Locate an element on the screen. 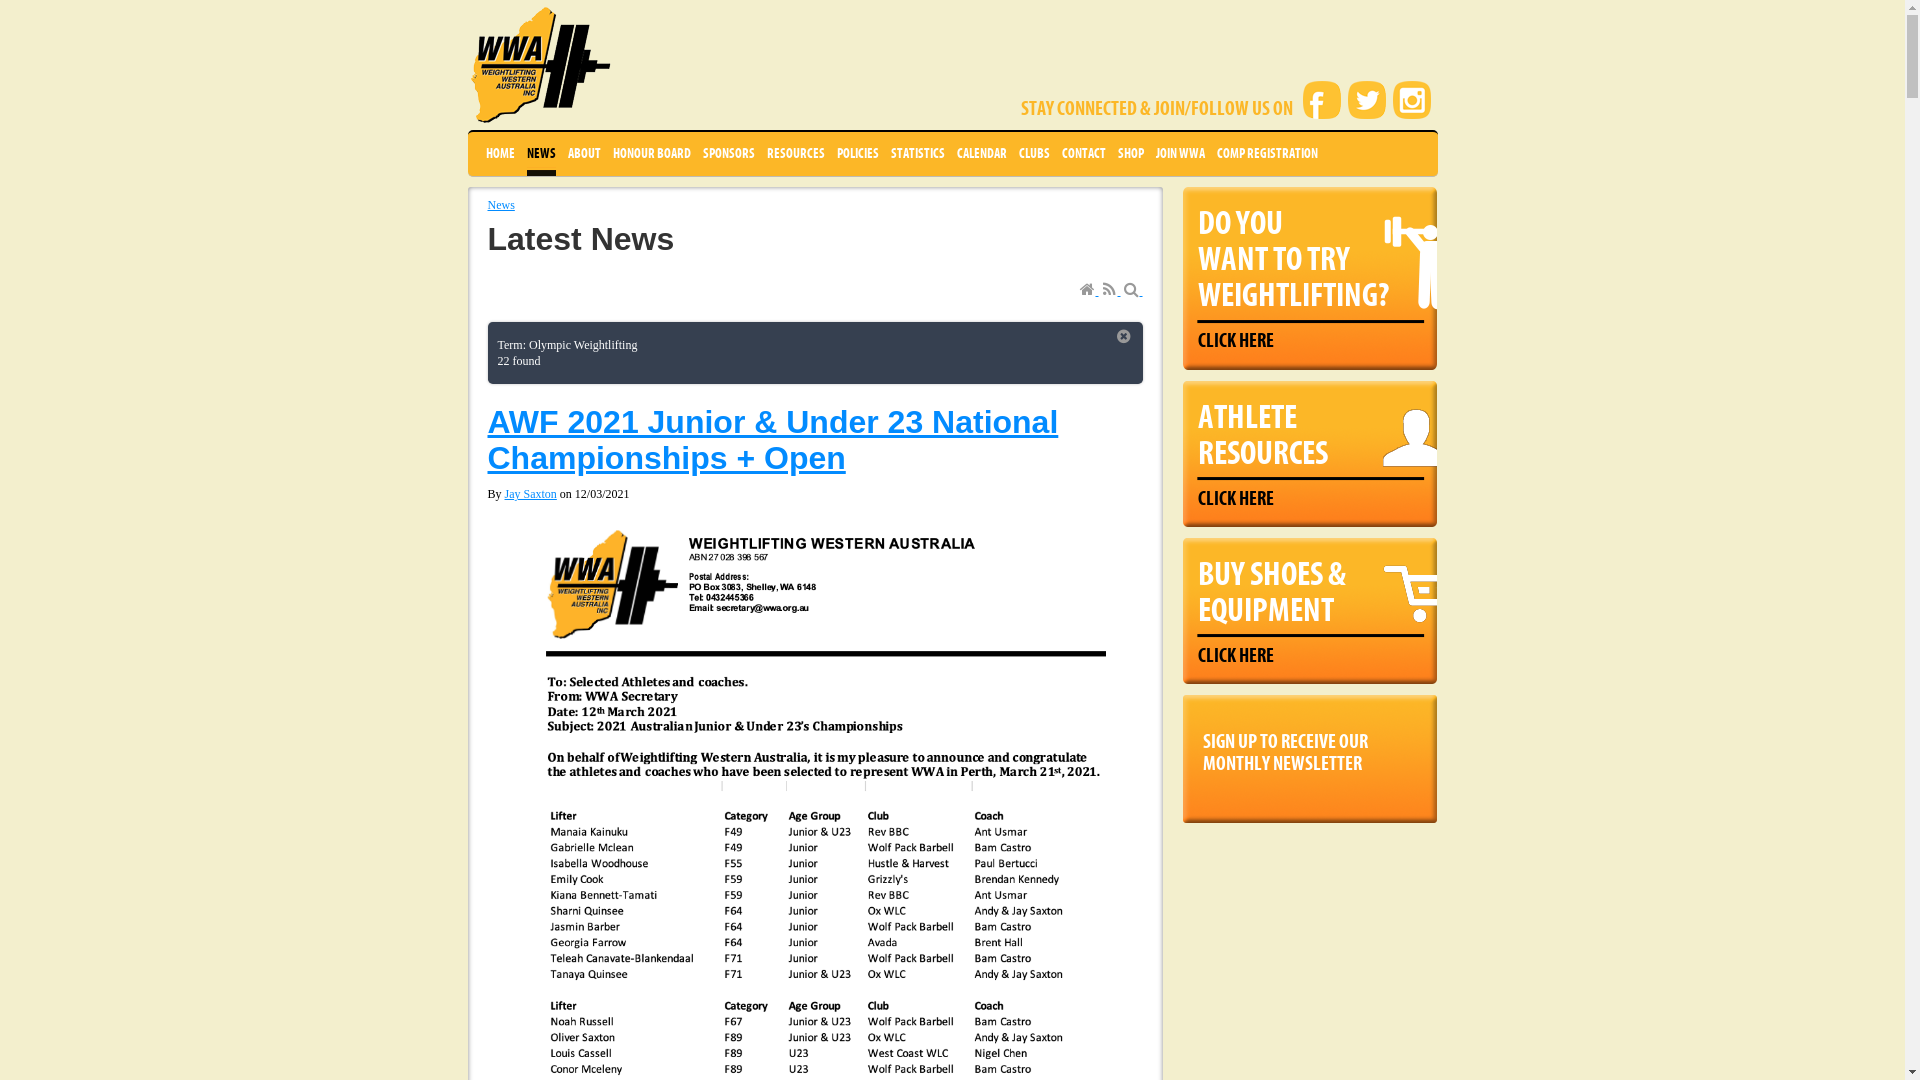  ' ' is located at coordinates (1110, 290).